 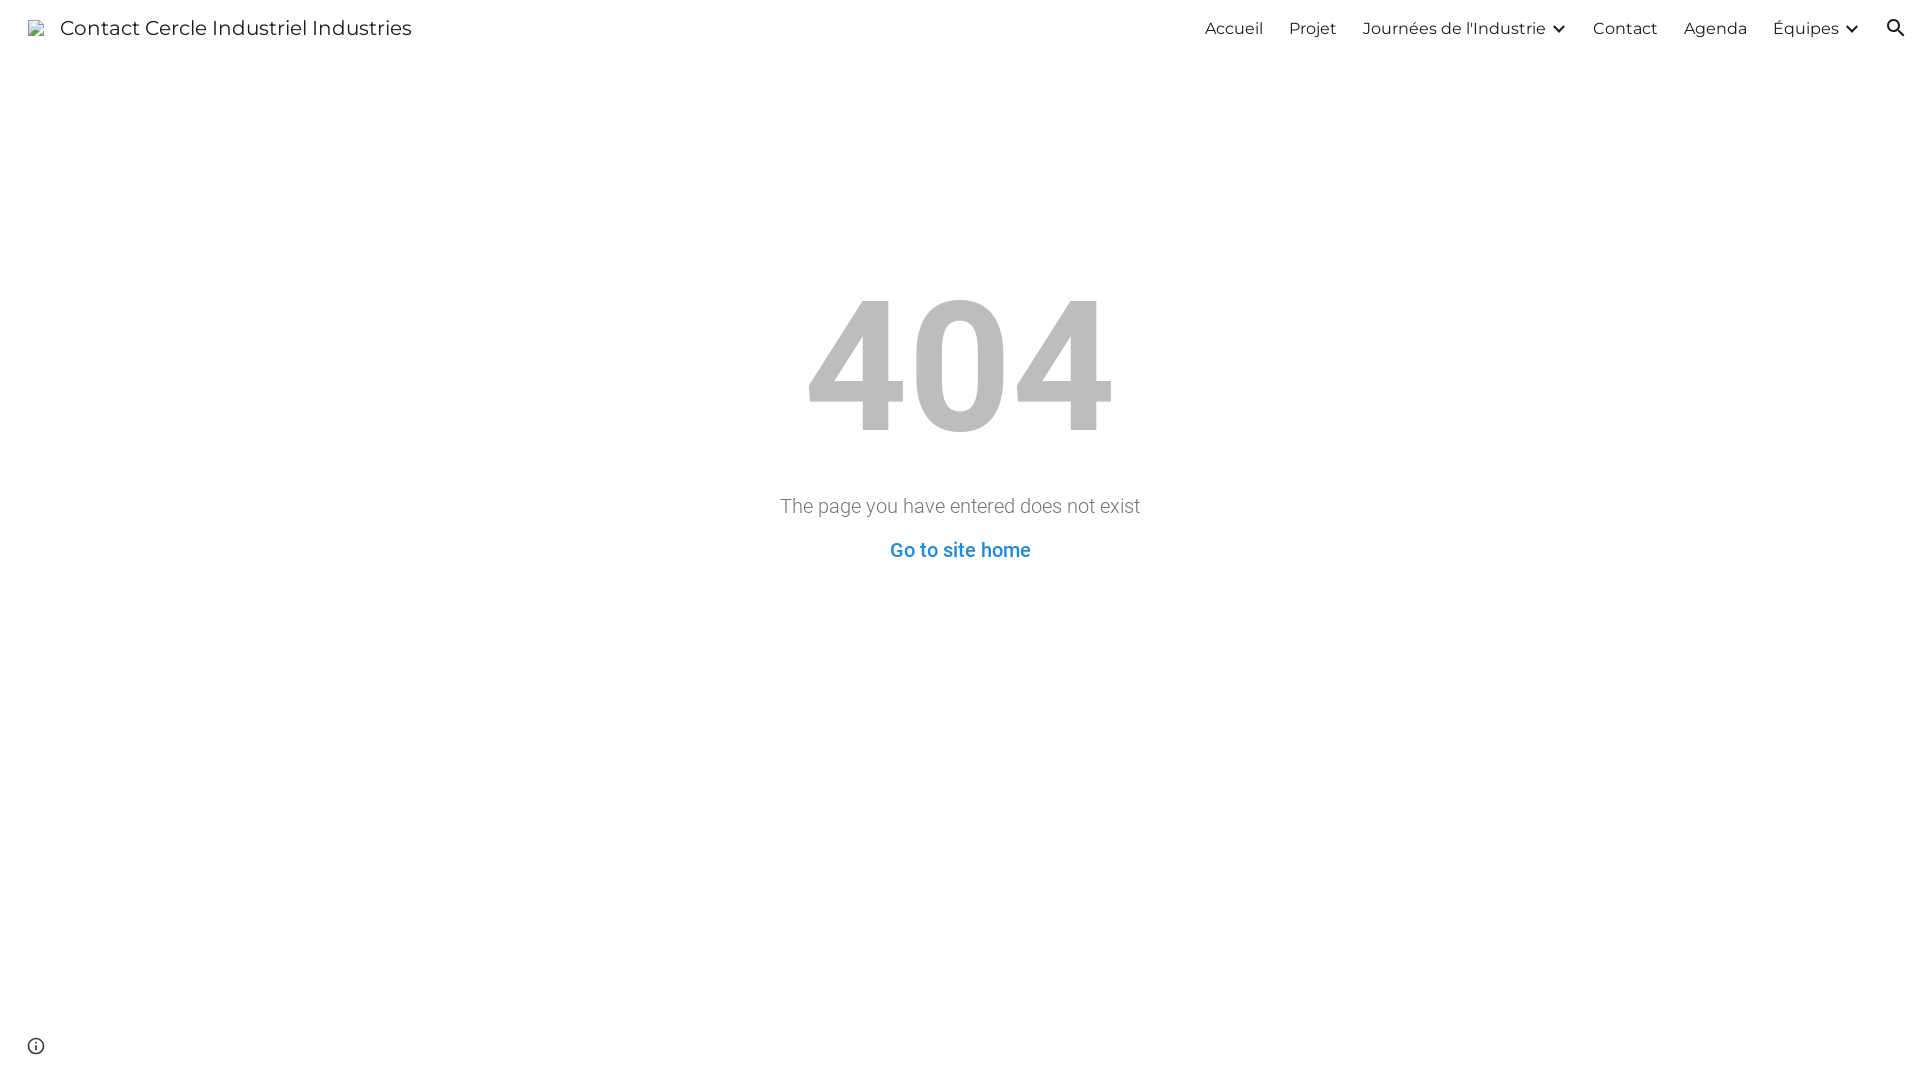 What do you see at coordinates (1557, 27) in the screenshot?
I see `'Expand/Collapse'` at bounding box center [1557, 27].